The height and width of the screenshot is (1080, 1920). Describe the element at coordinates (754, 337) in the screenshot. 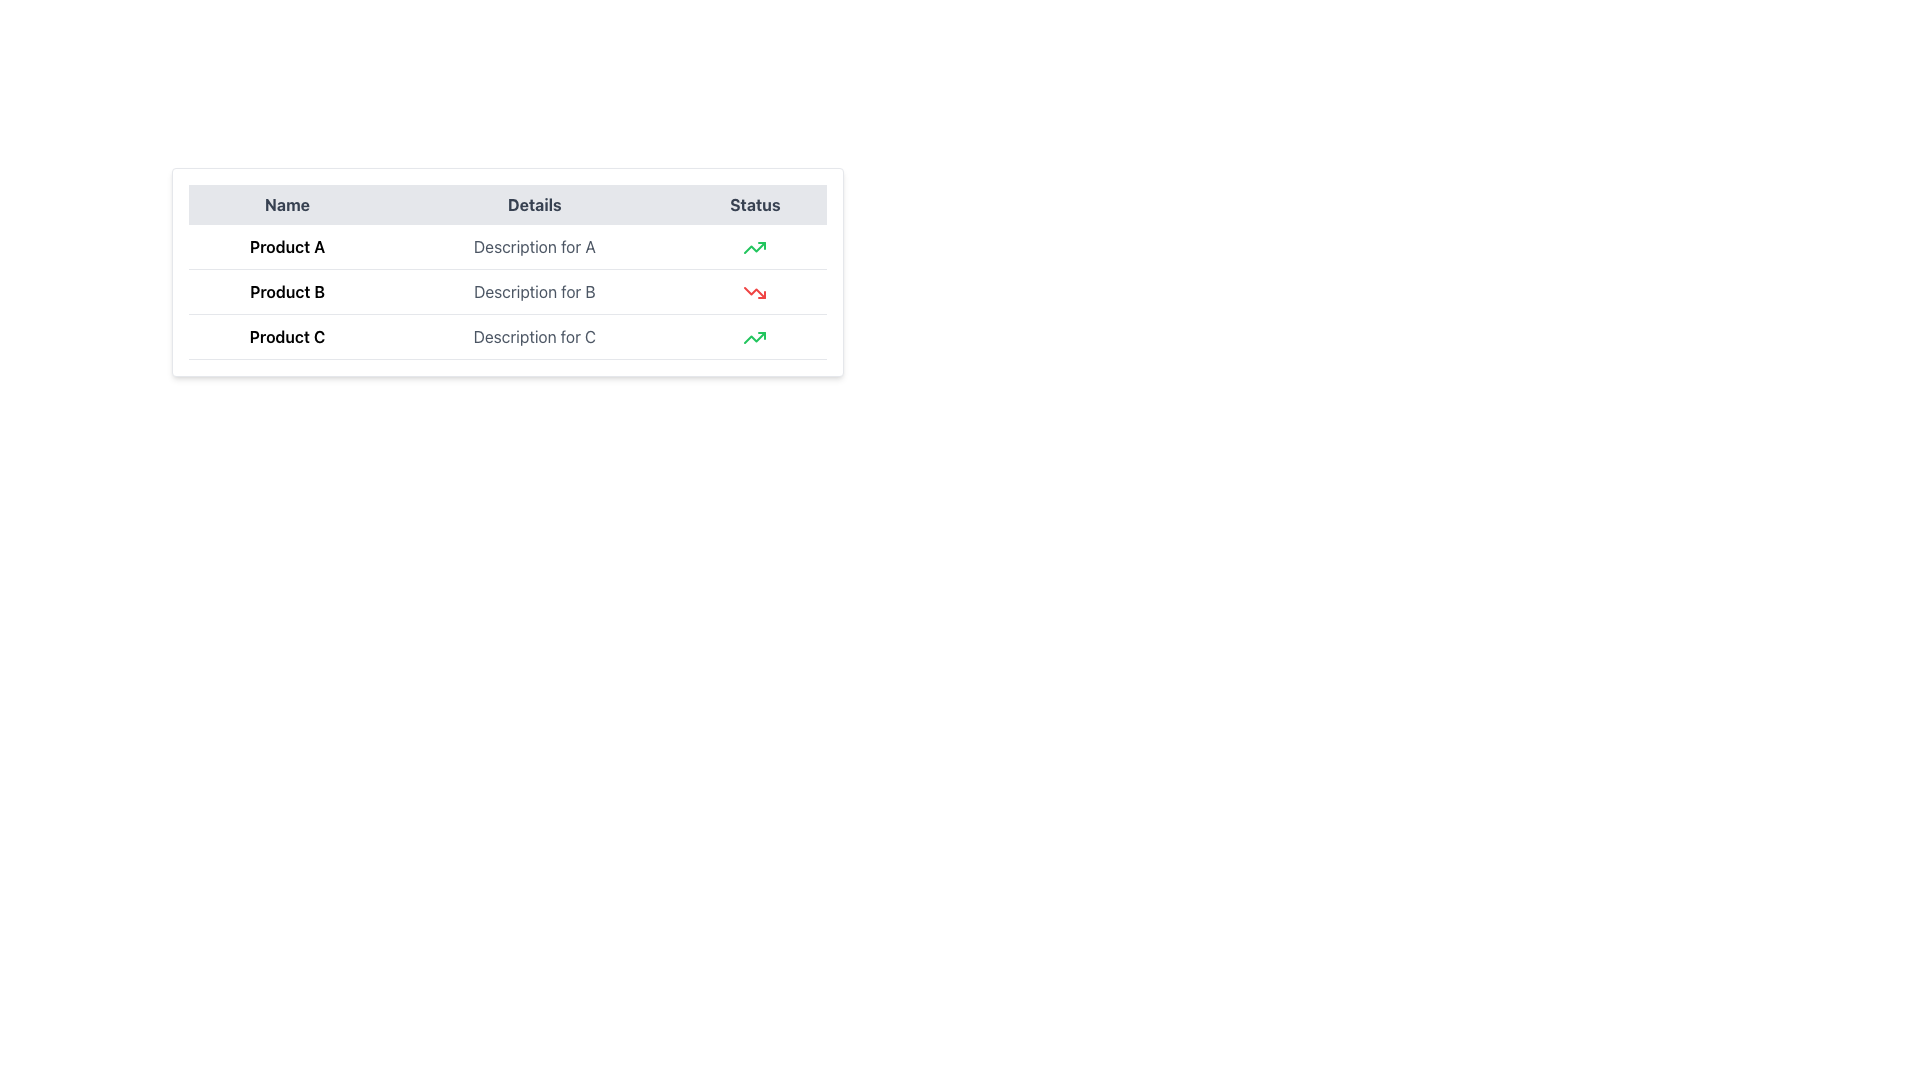

I see `the upward trend icon located in the third row of the table under the 'Status' column` at that location.